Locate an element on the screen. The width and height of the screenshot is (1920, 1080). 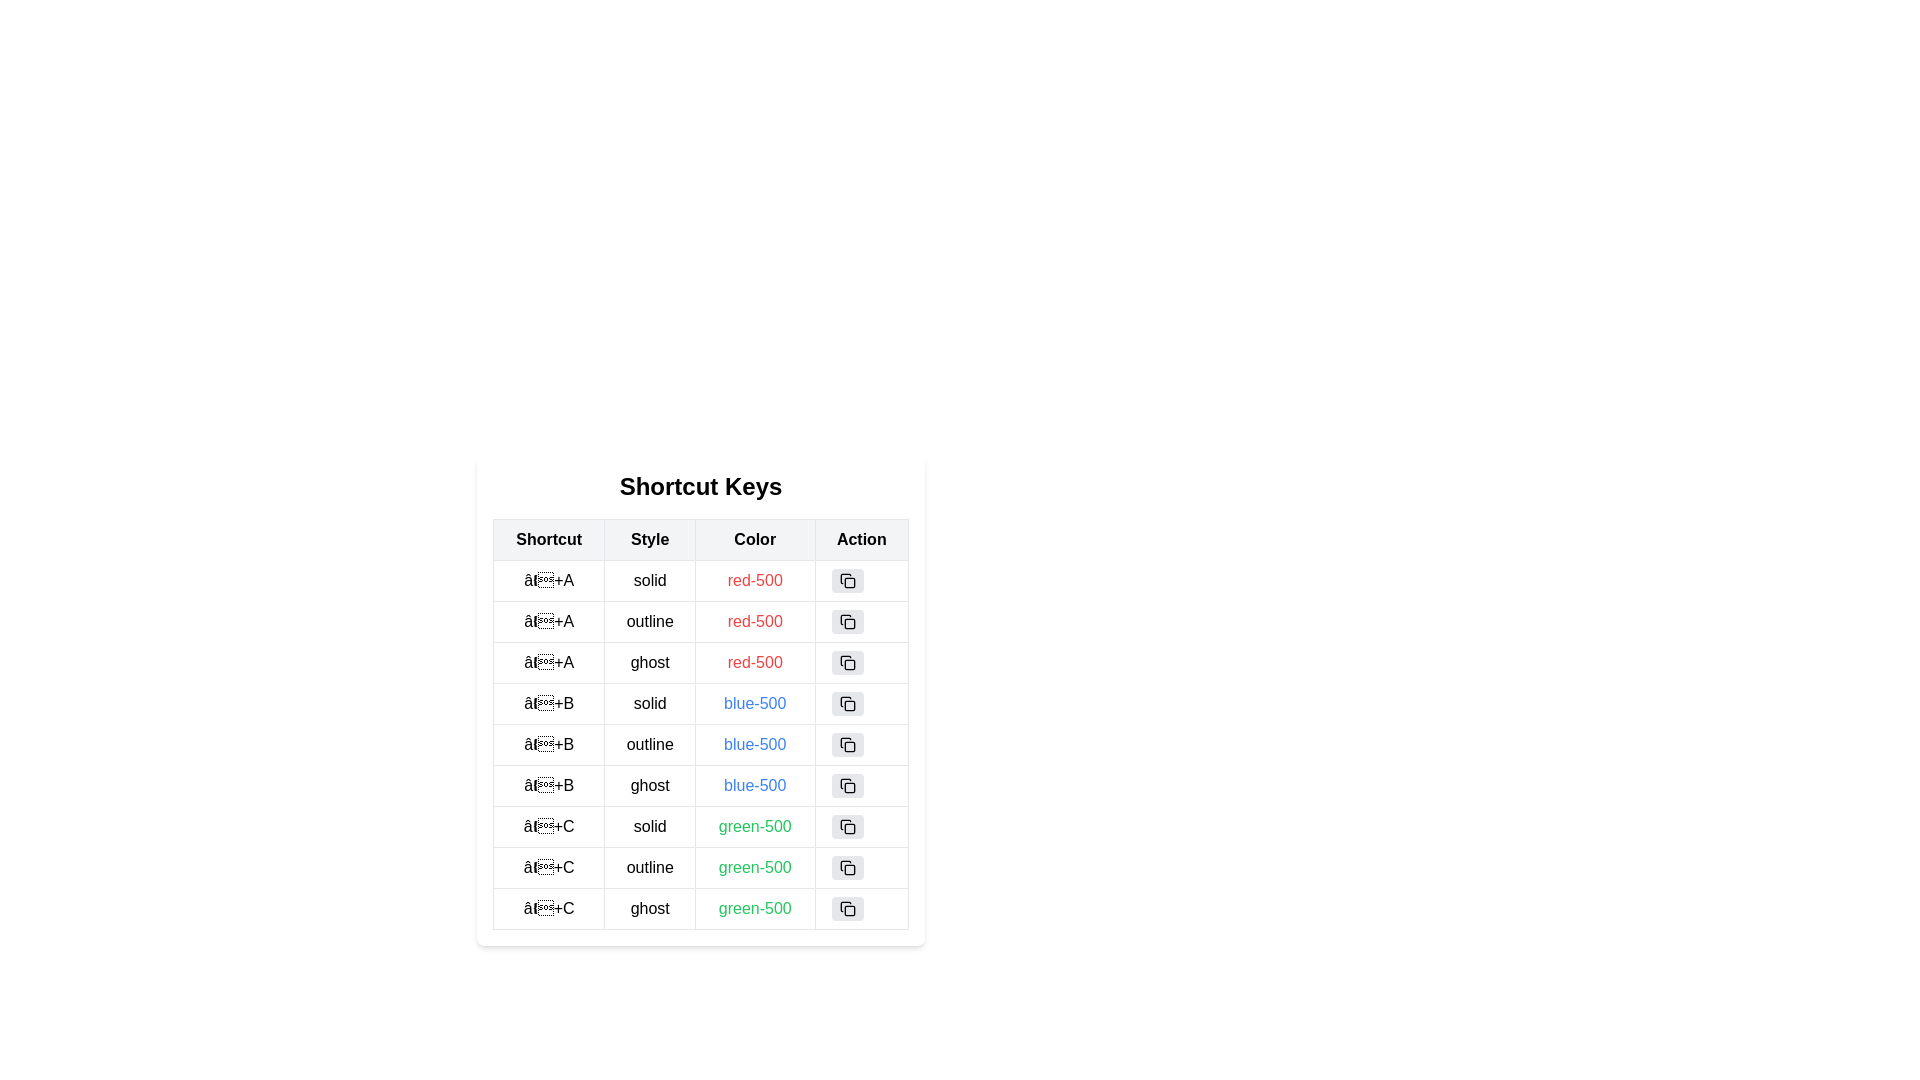
the first copy button in the second row of the table located in the 'Action' column, which has a light gray background and an icon of overlapping squares is located at coordinates (847, 620).